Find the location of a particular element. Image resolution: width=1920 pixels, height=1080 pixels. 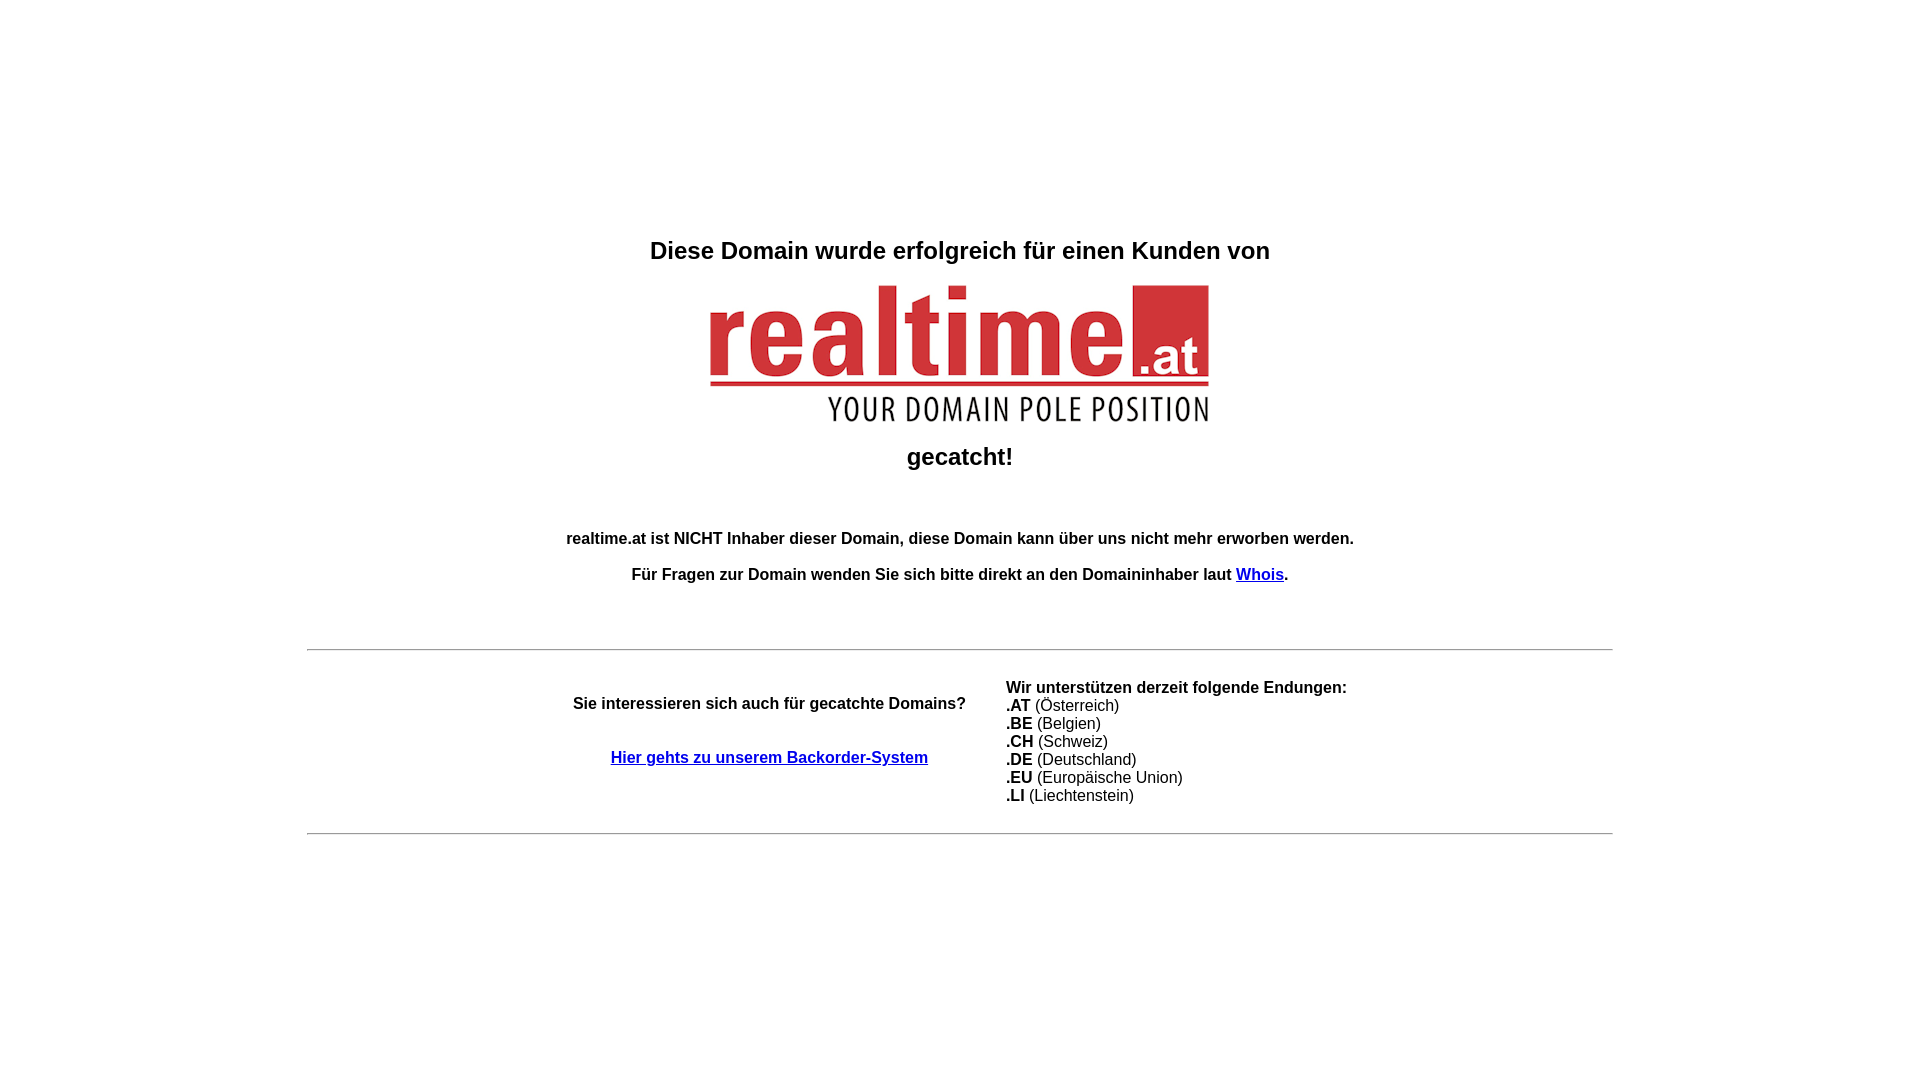

'Hier gehts zu unserem Backorder-System' is located at coordinates (768, 757).